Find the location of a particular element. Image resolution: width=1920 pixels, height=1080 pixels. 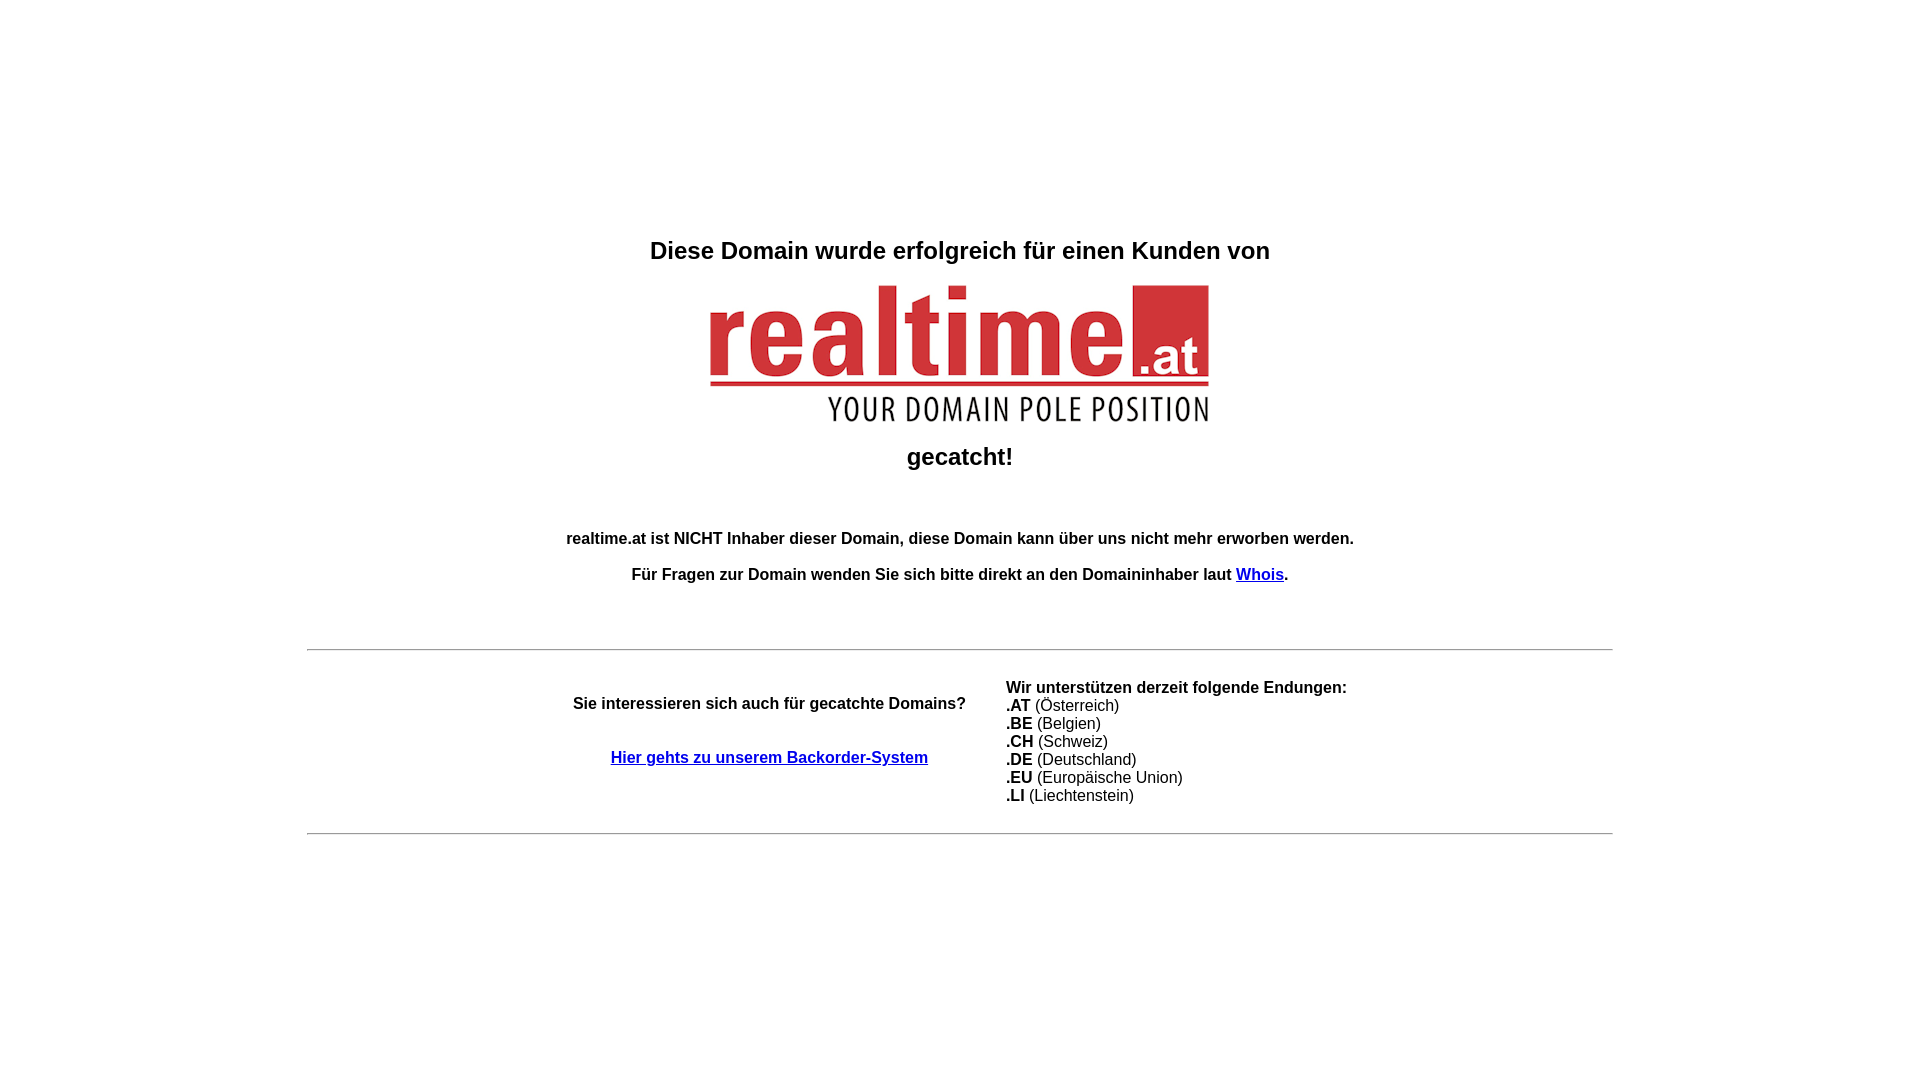

'Hier gehts zu unserem Backorder-System' is located at coordinates (768, 757).